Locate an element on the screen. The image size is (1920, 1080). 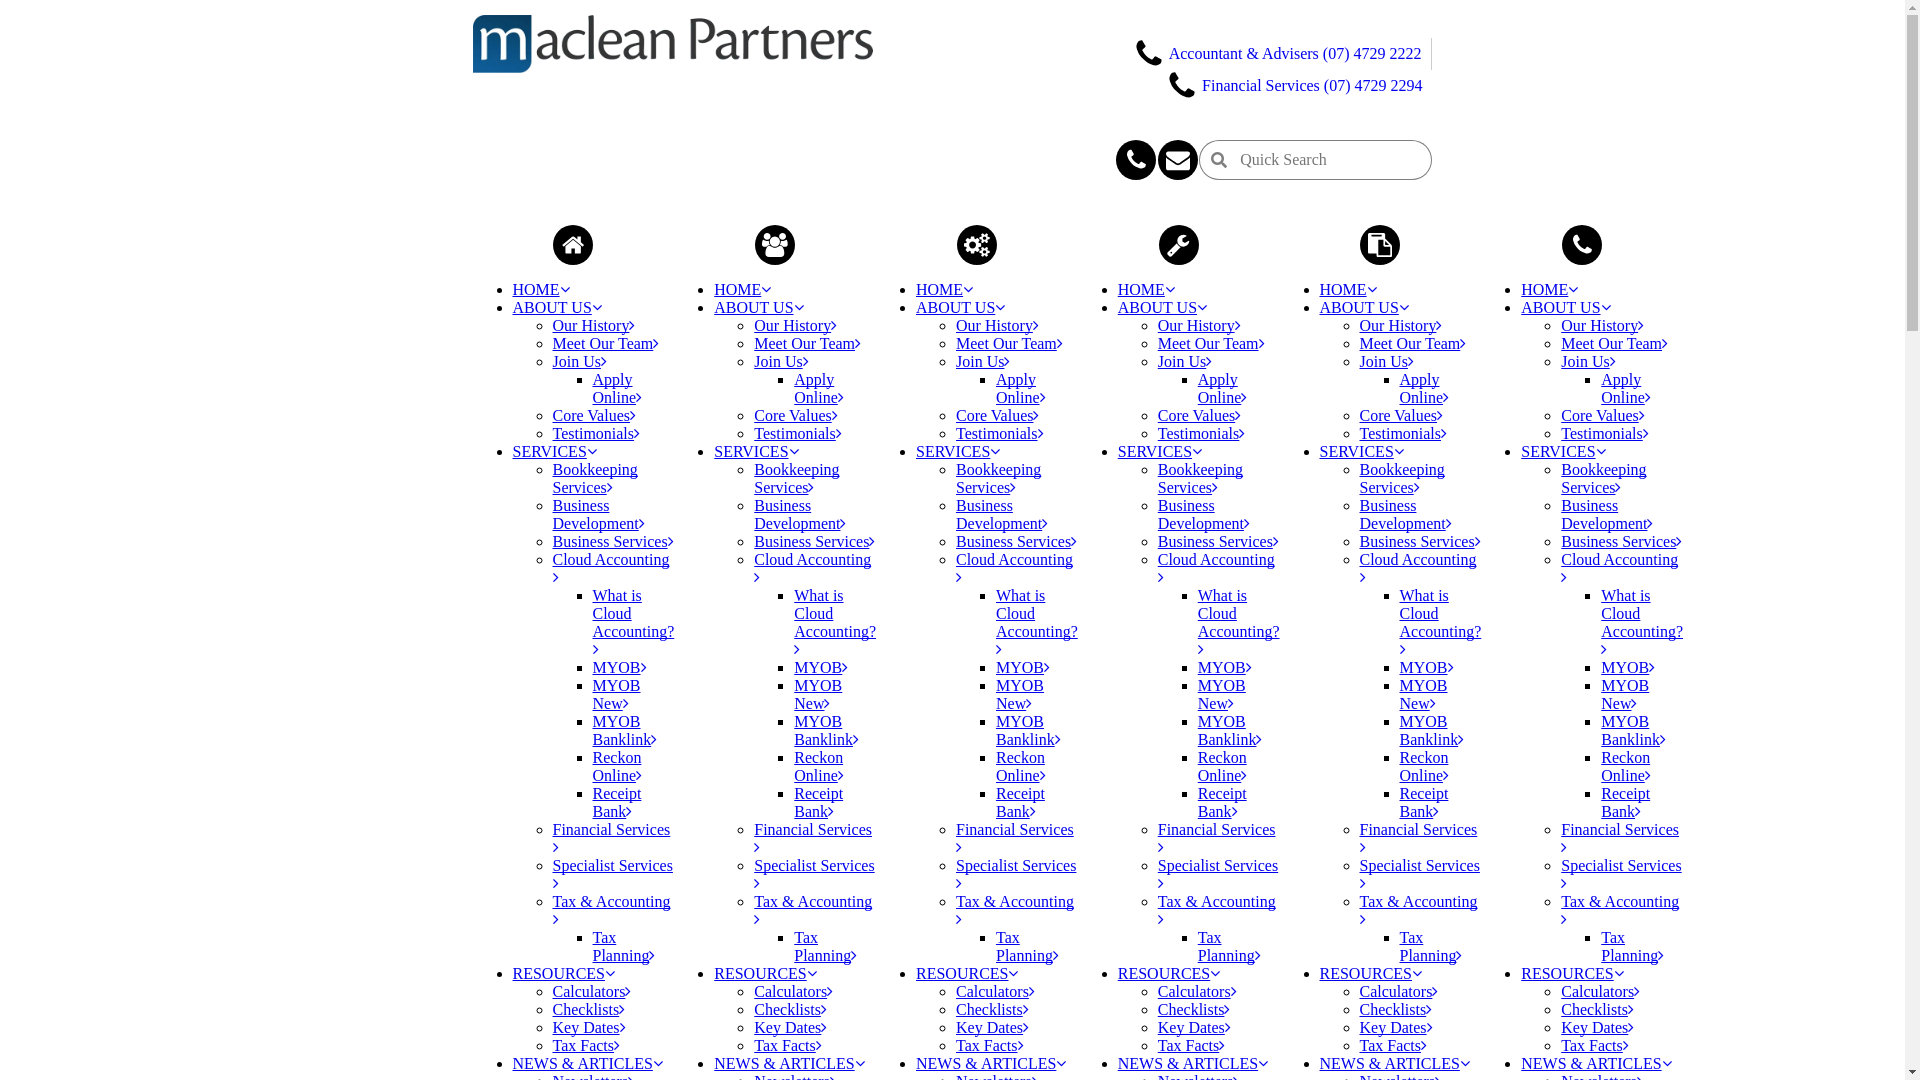
'Tax & Accounting' is located at coordinates (1620, 910).